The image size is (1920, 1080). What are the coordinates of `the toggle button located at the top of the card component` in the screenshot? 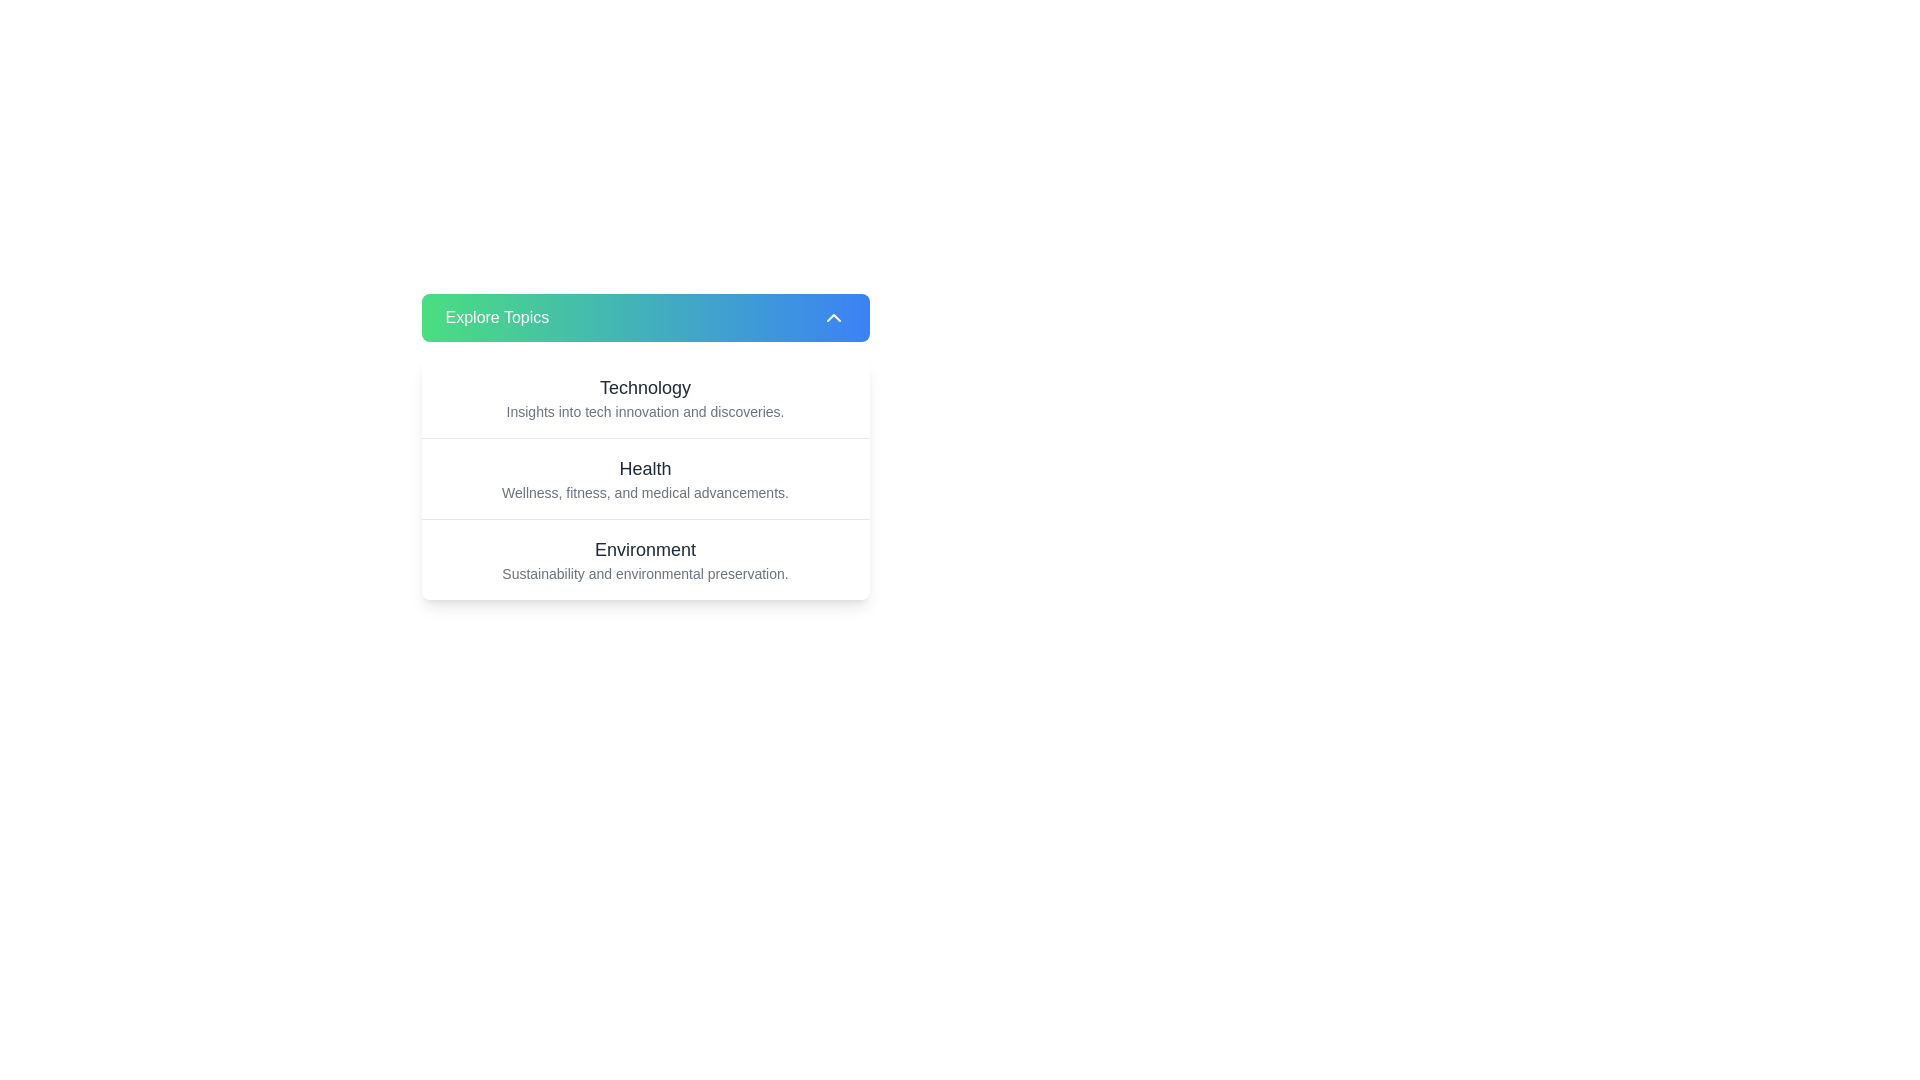 It's located at (645, 316).